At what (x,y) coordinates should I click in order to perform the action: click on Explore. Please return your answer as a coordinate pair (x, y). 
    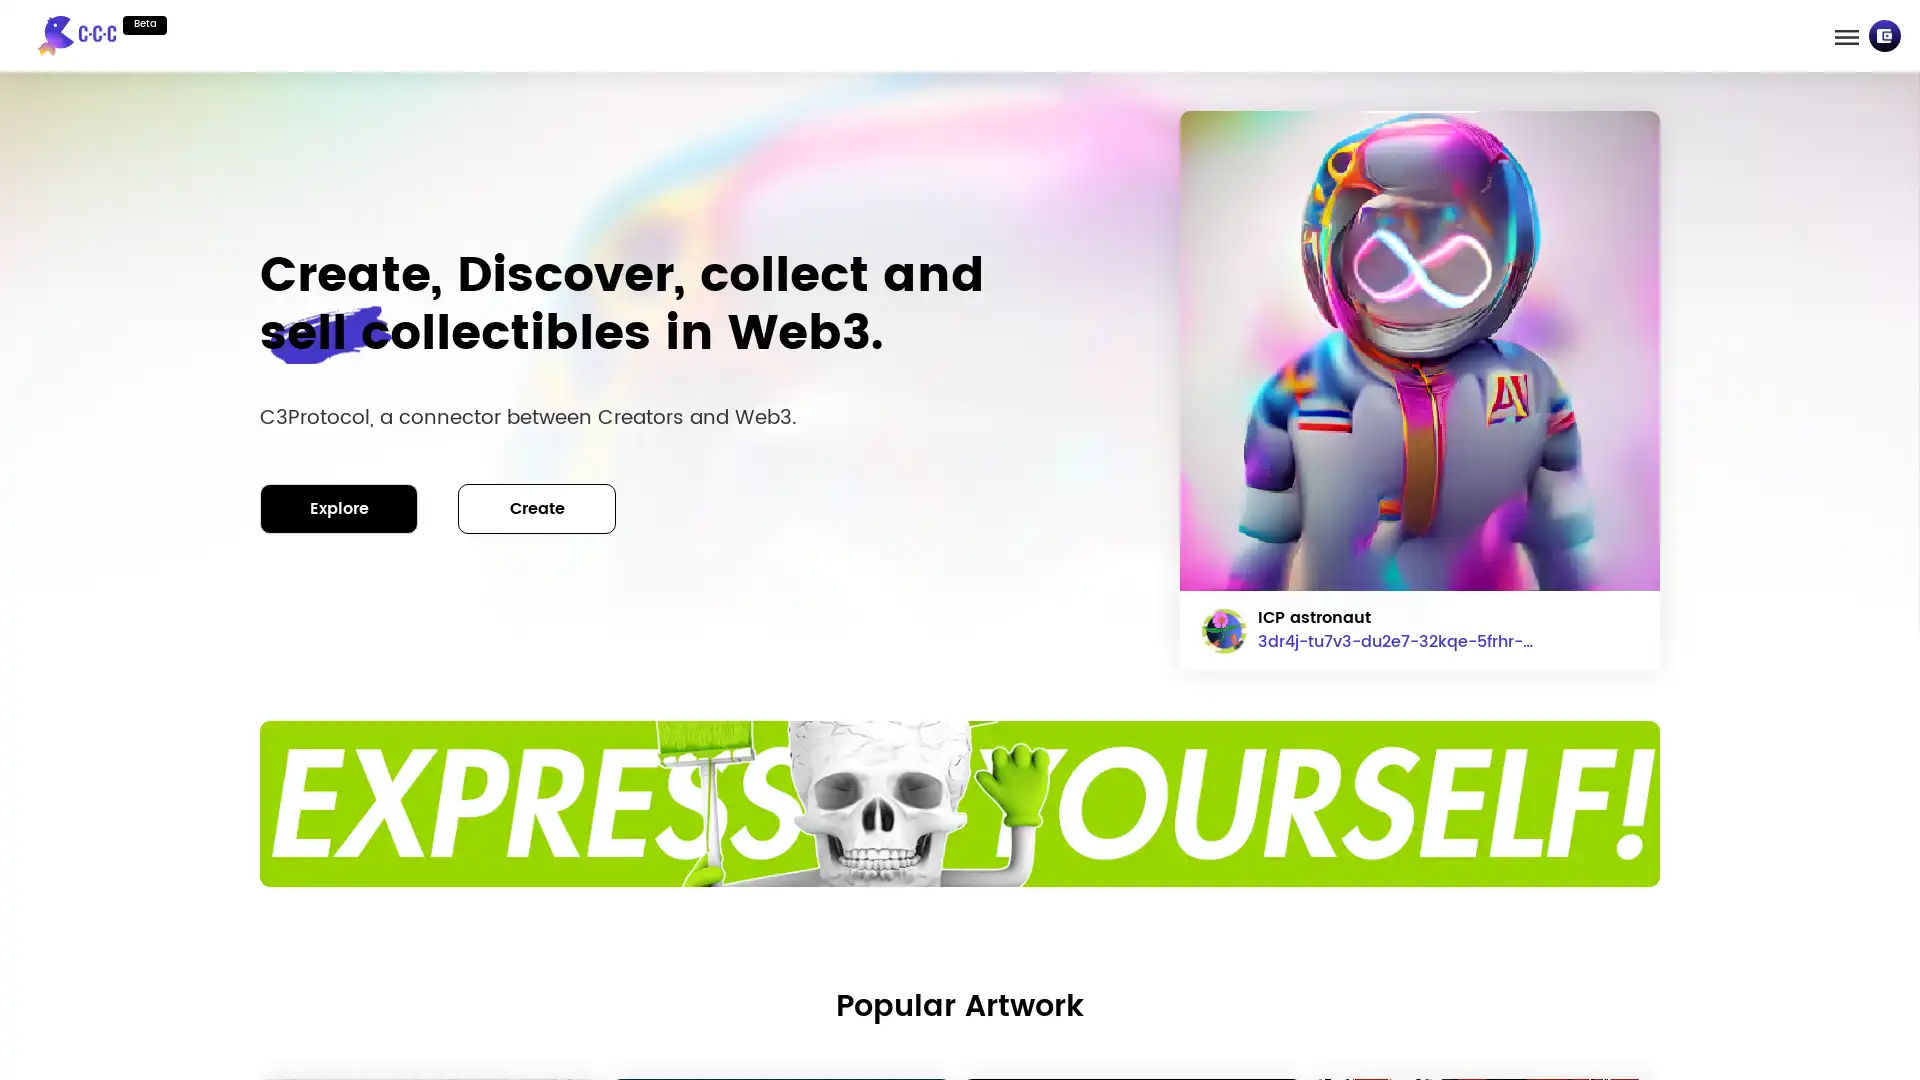
    Looking at the image, I should click on (339, 507).